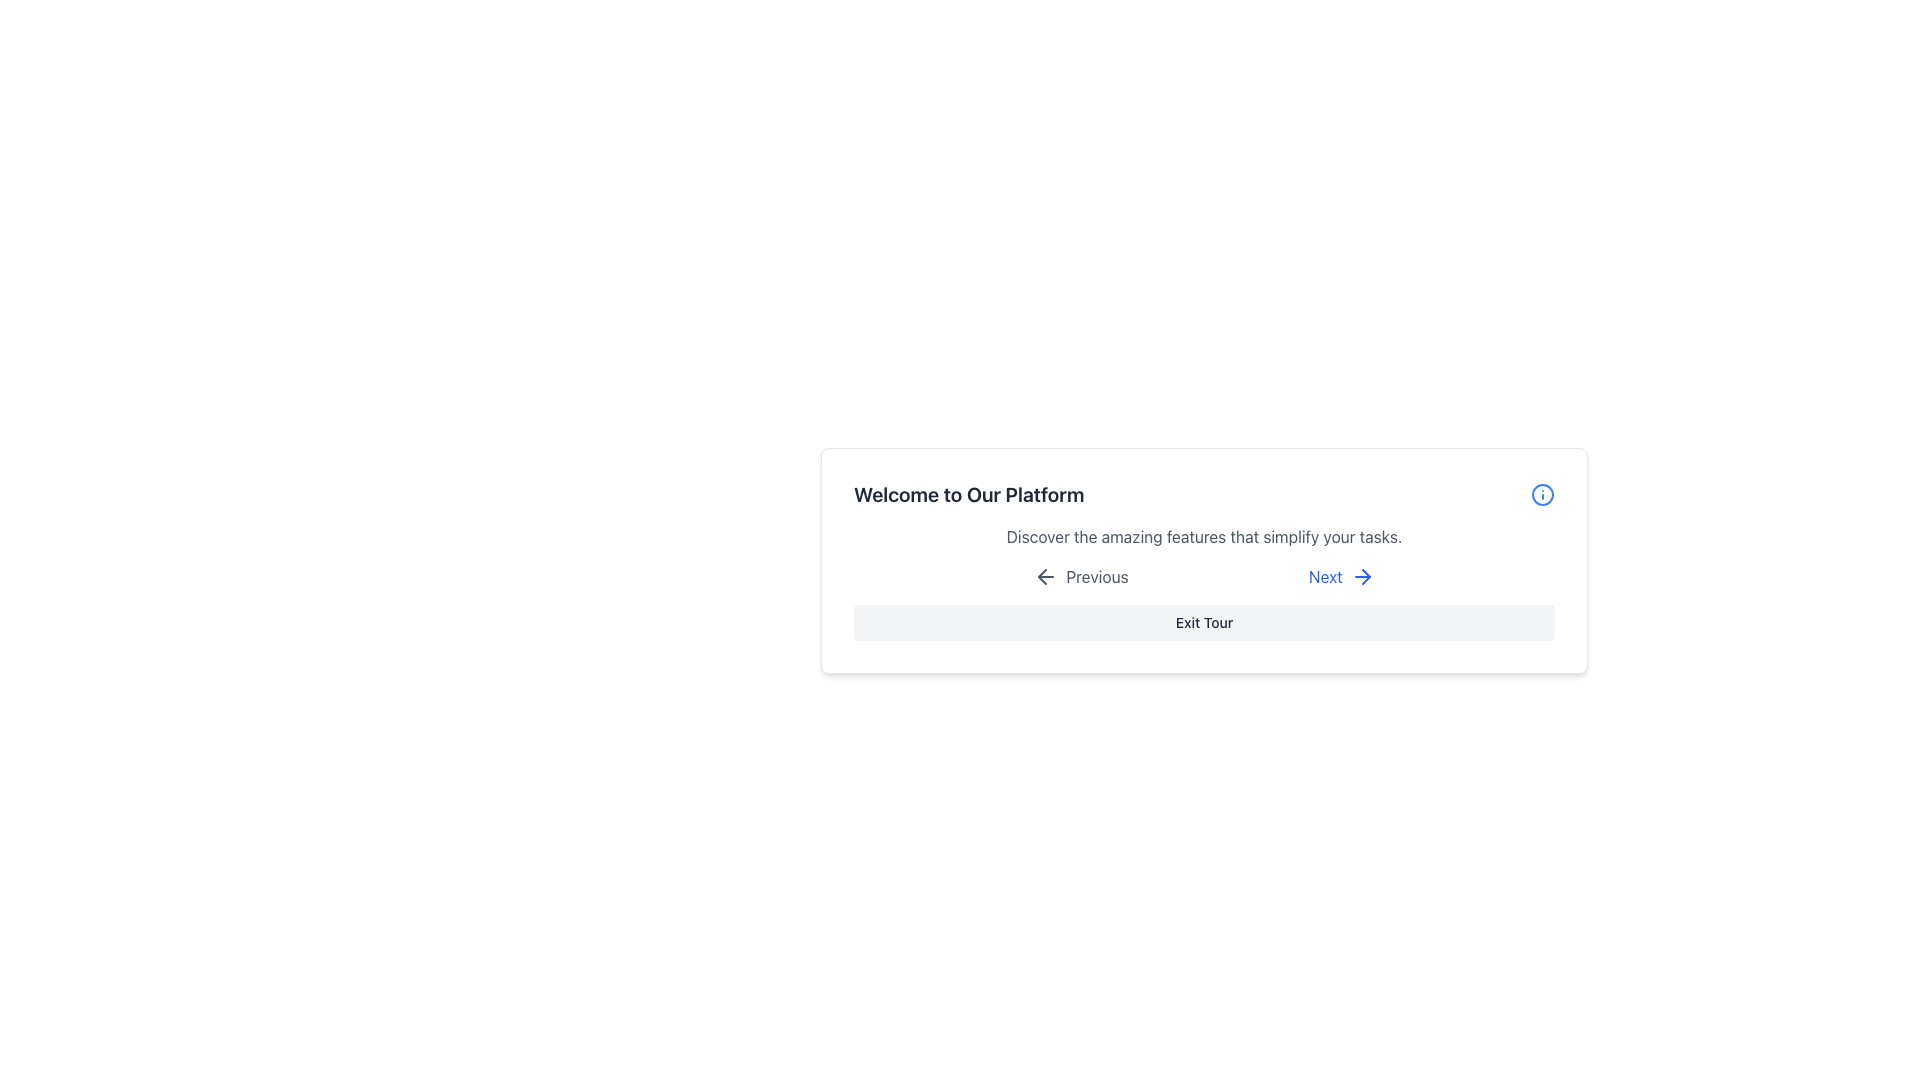 The height and width of the screenshot is (1080, 1920). What do you see at coordinates (1541, 494) in the screenshot?
I see `the Circle within the SVG icon located at the top-right corner of the interface` at bounding box center [1541, 494].